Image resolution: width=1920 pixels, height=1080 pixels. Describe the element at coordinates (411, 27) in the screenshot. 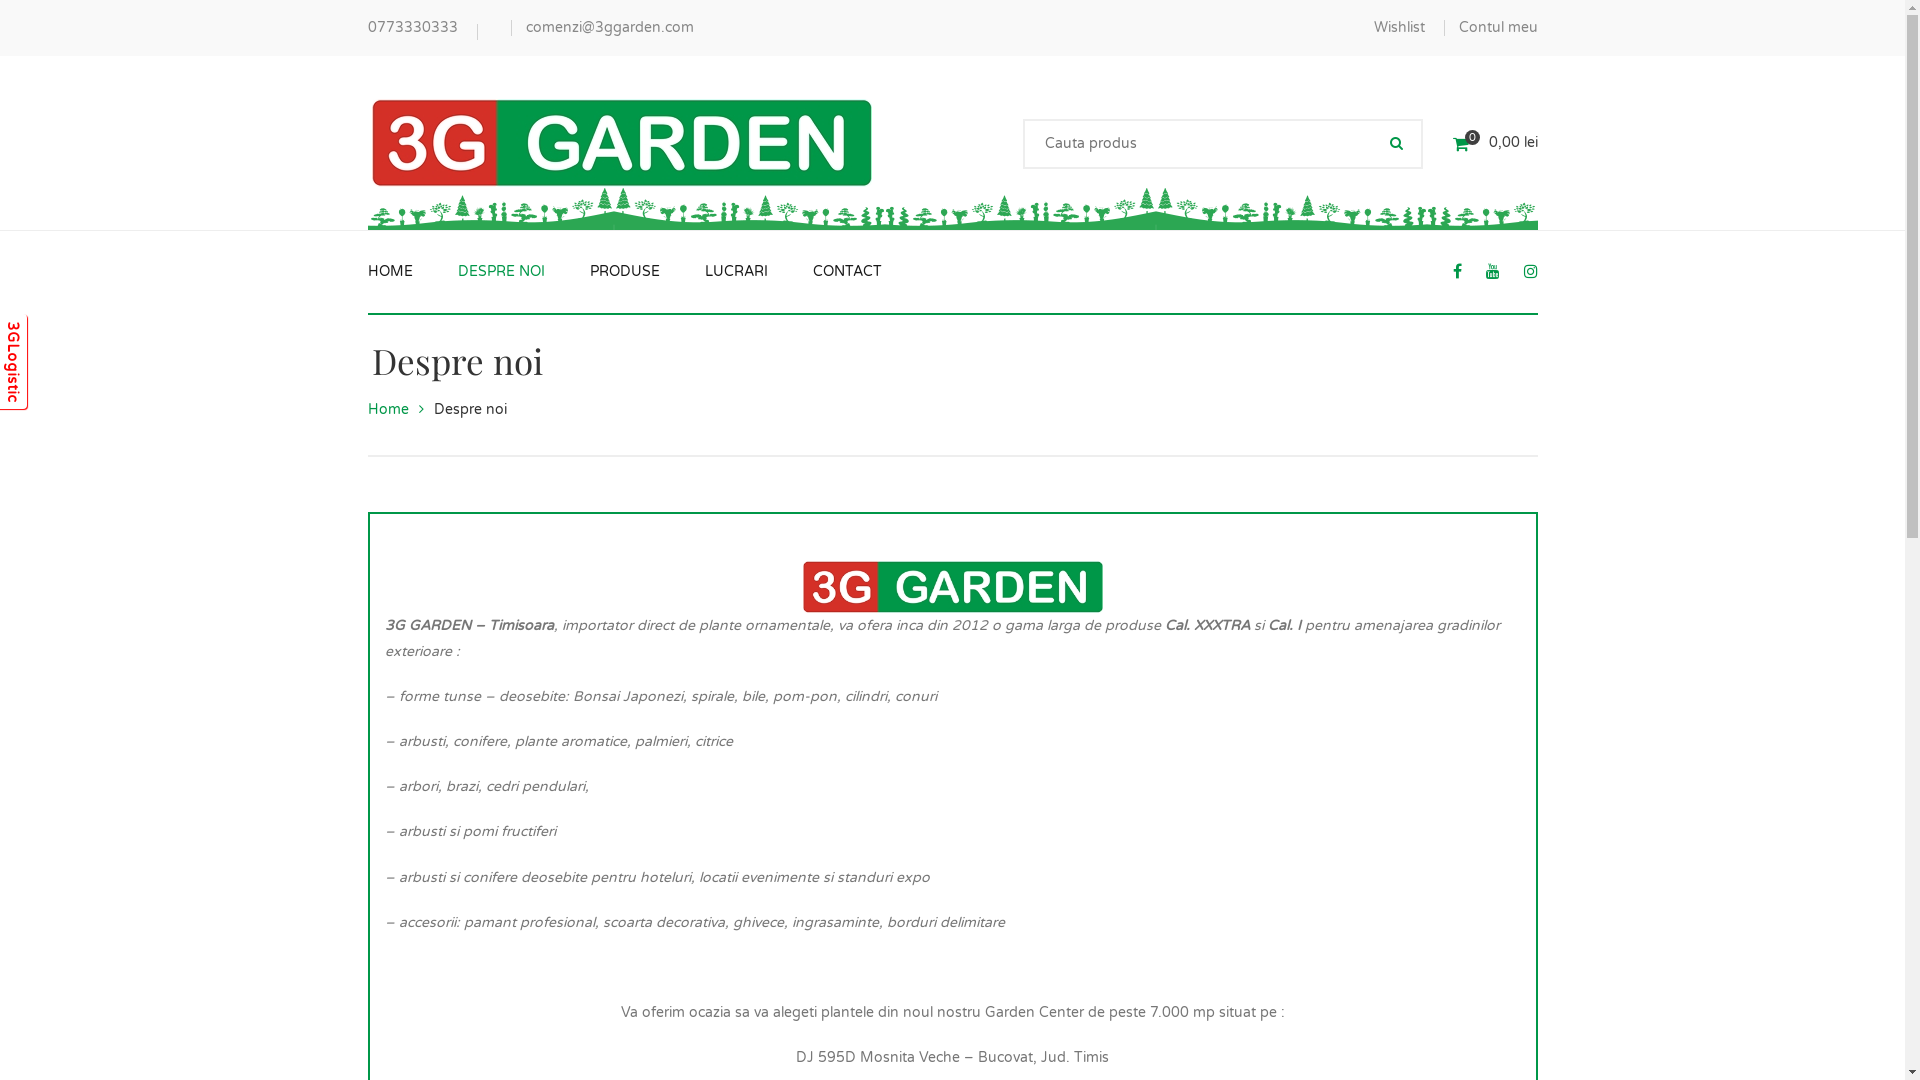

I see `'0773330333'` at that location.